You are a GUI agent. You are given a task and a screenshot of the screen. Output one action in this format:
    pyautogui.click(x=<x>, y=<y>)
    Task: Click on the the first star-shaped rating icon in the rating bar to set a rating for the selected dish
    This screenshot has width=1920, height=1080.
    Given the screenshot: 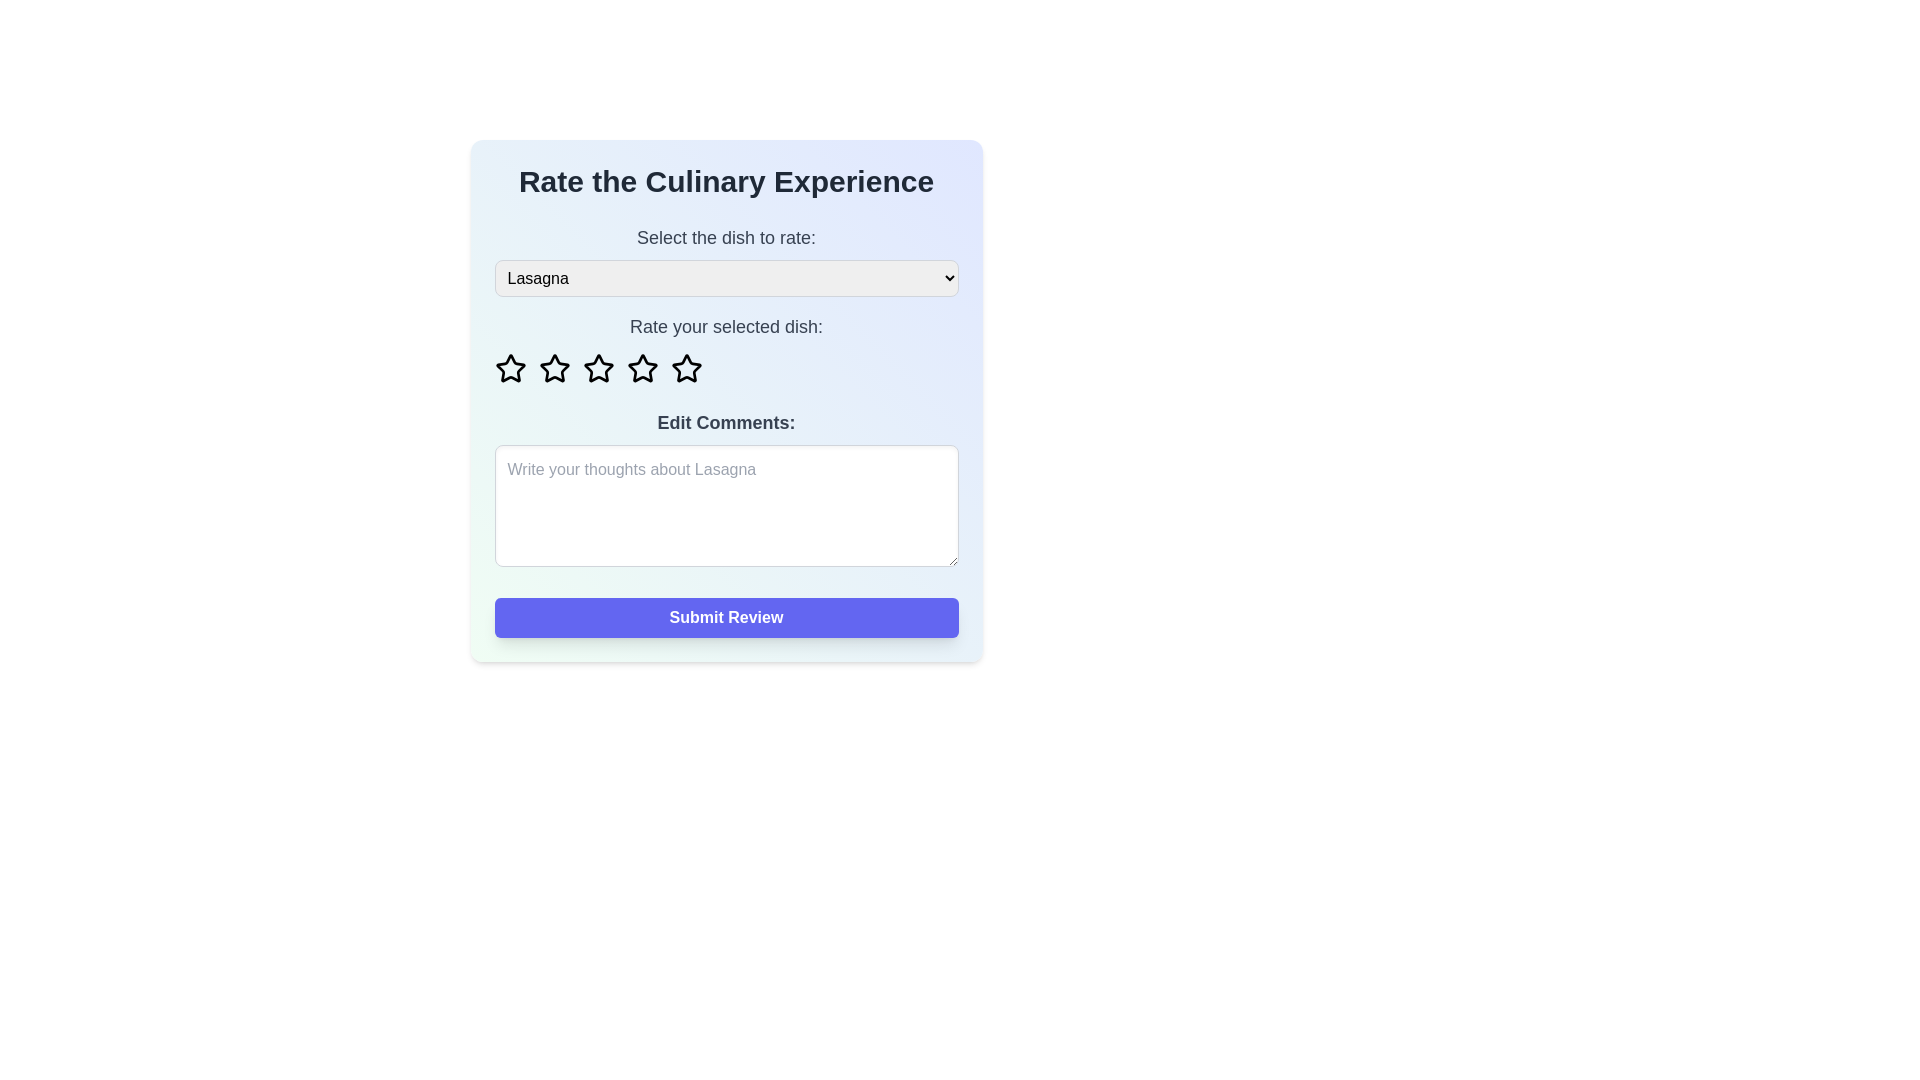 What is the action you would take?
    pyautogui.click(x=510, y=369)
    